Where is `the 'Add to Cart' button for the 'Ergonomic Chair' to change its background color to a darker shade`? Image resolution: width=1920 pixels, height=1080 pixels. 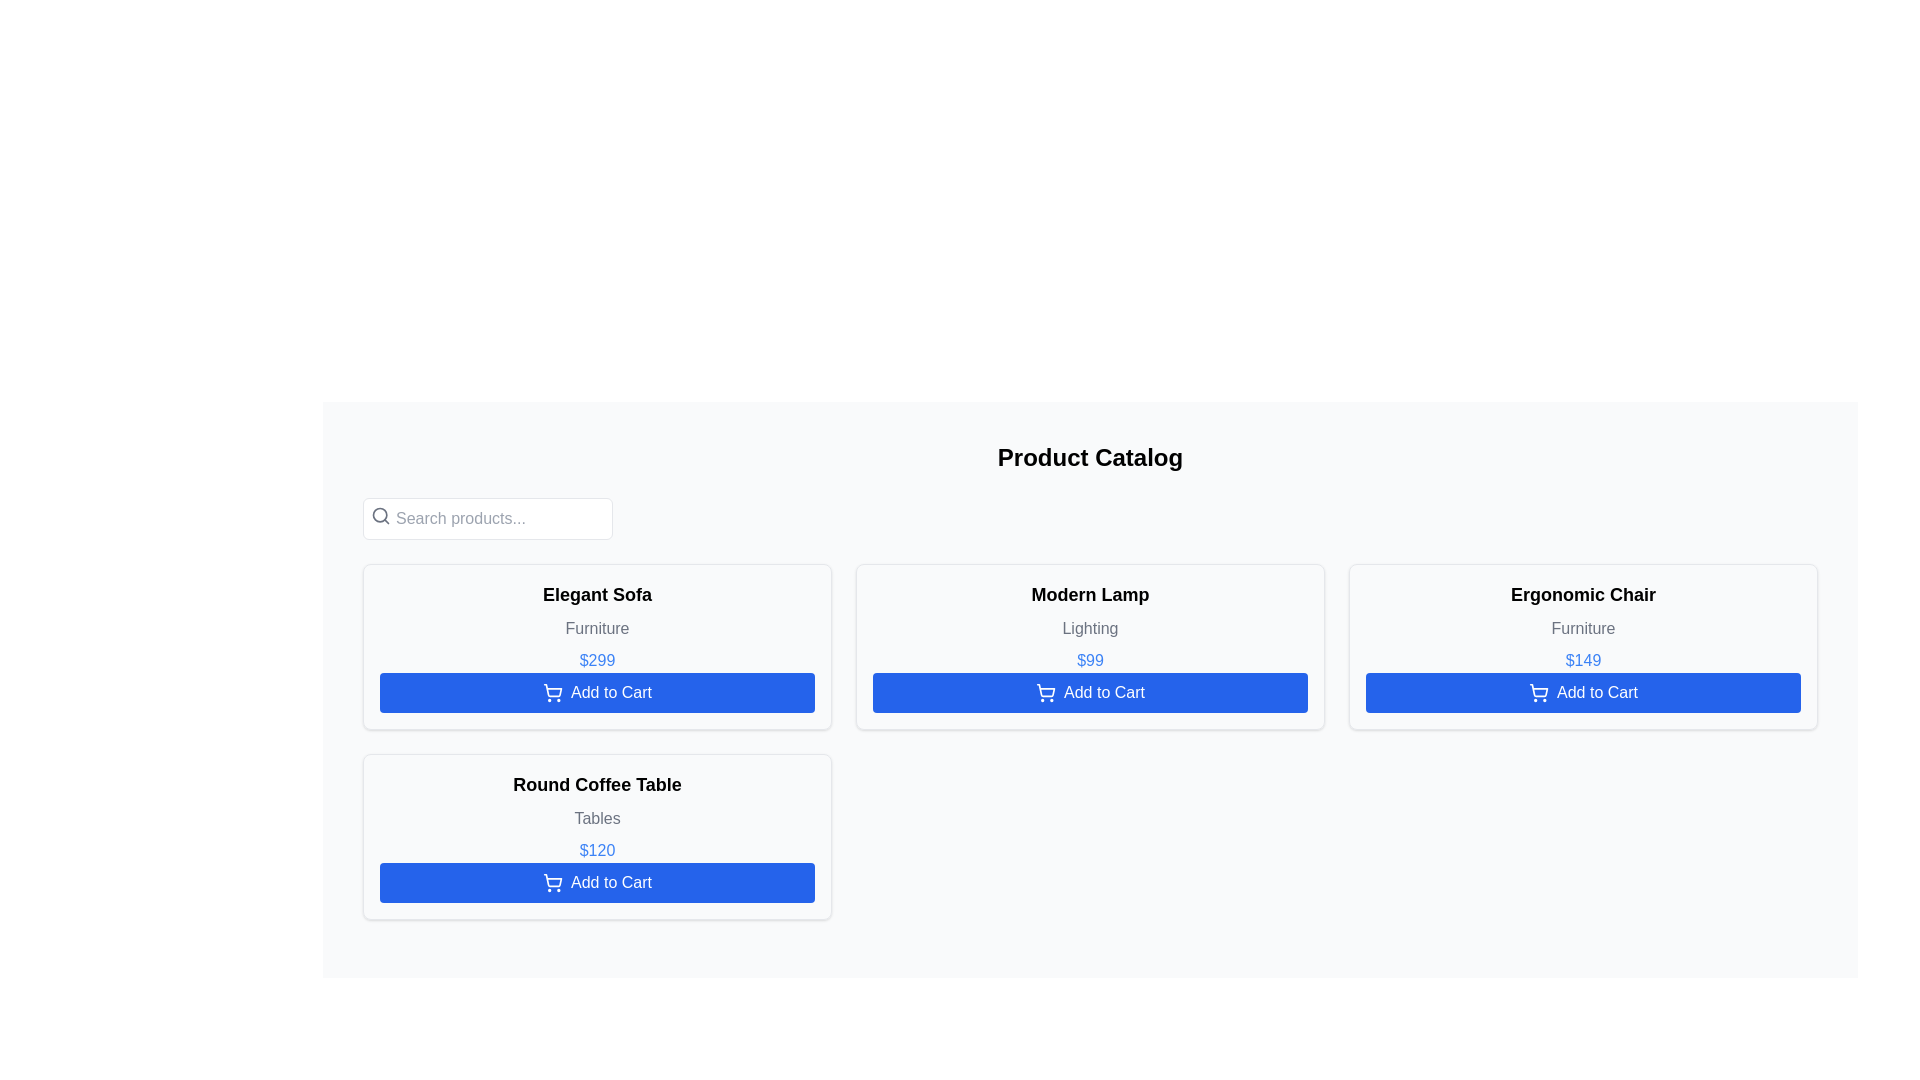 the 'Add to Cart' button for the 'Ergonomic Chair' to change its background color to a darker shade is located at coordinates (1582, 692).